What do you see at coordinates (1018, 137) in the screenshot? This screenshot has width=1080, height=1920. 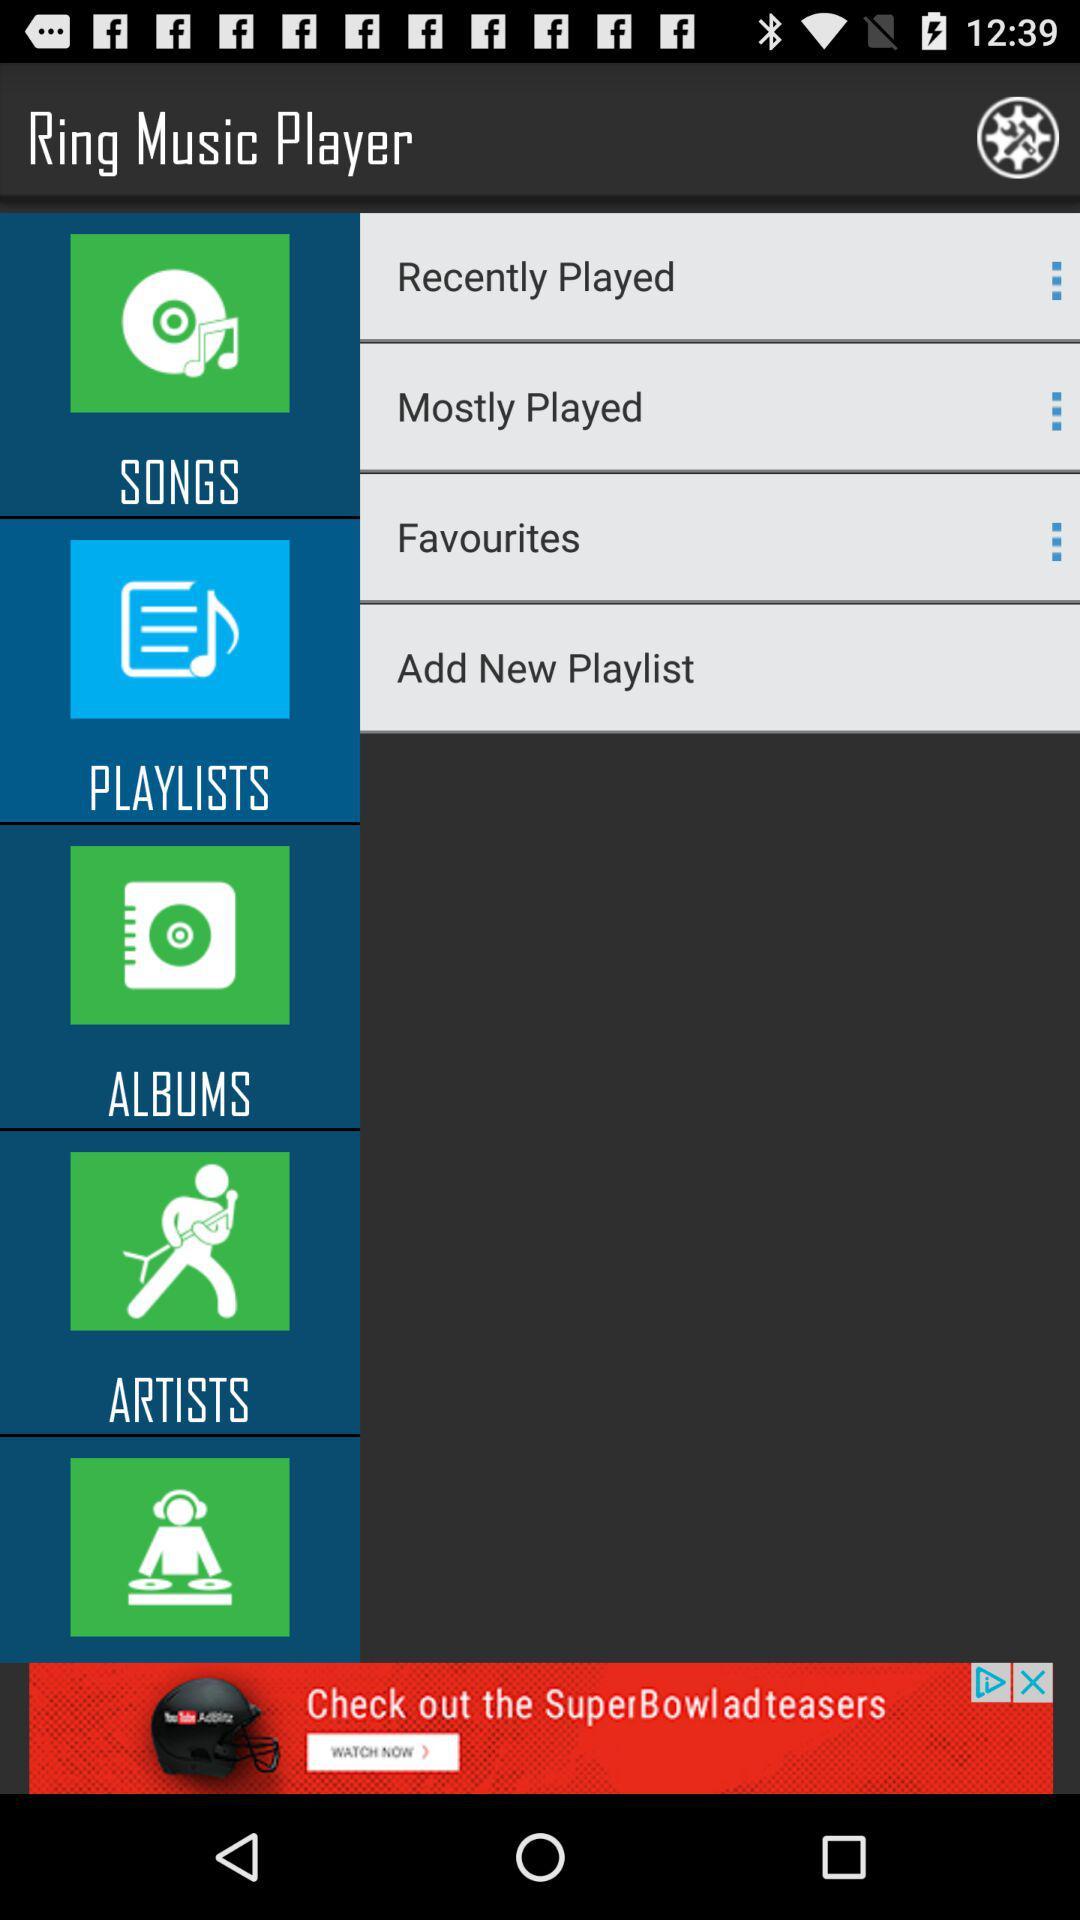 I see `the logo on the top right corner of the web page` at bounding box center [1018, 137].